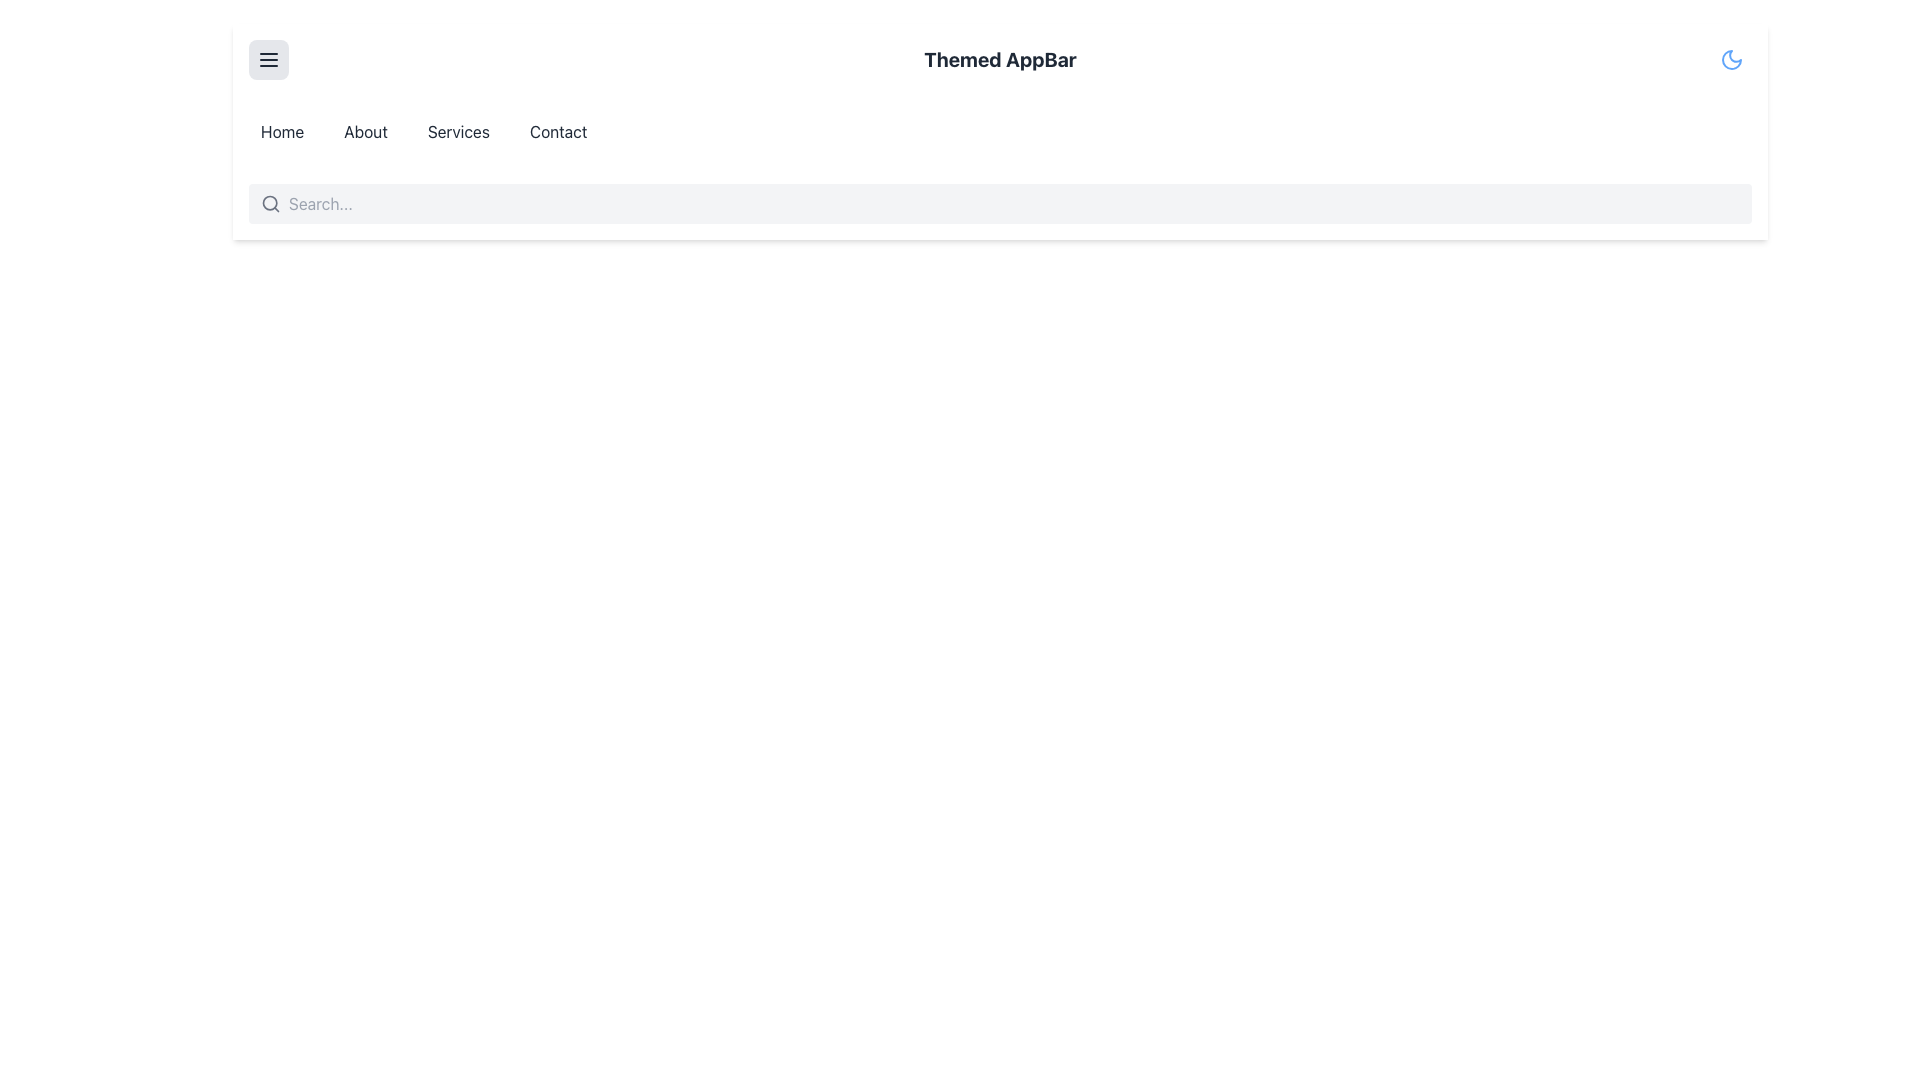 This screenshot has height=1080, width=1920. Describe the element at coordinates (1731, 59) in the screenshot. I see `the theme toggle icon located at the far right of the top navigation bar to switch between light and dark themes` at that location.